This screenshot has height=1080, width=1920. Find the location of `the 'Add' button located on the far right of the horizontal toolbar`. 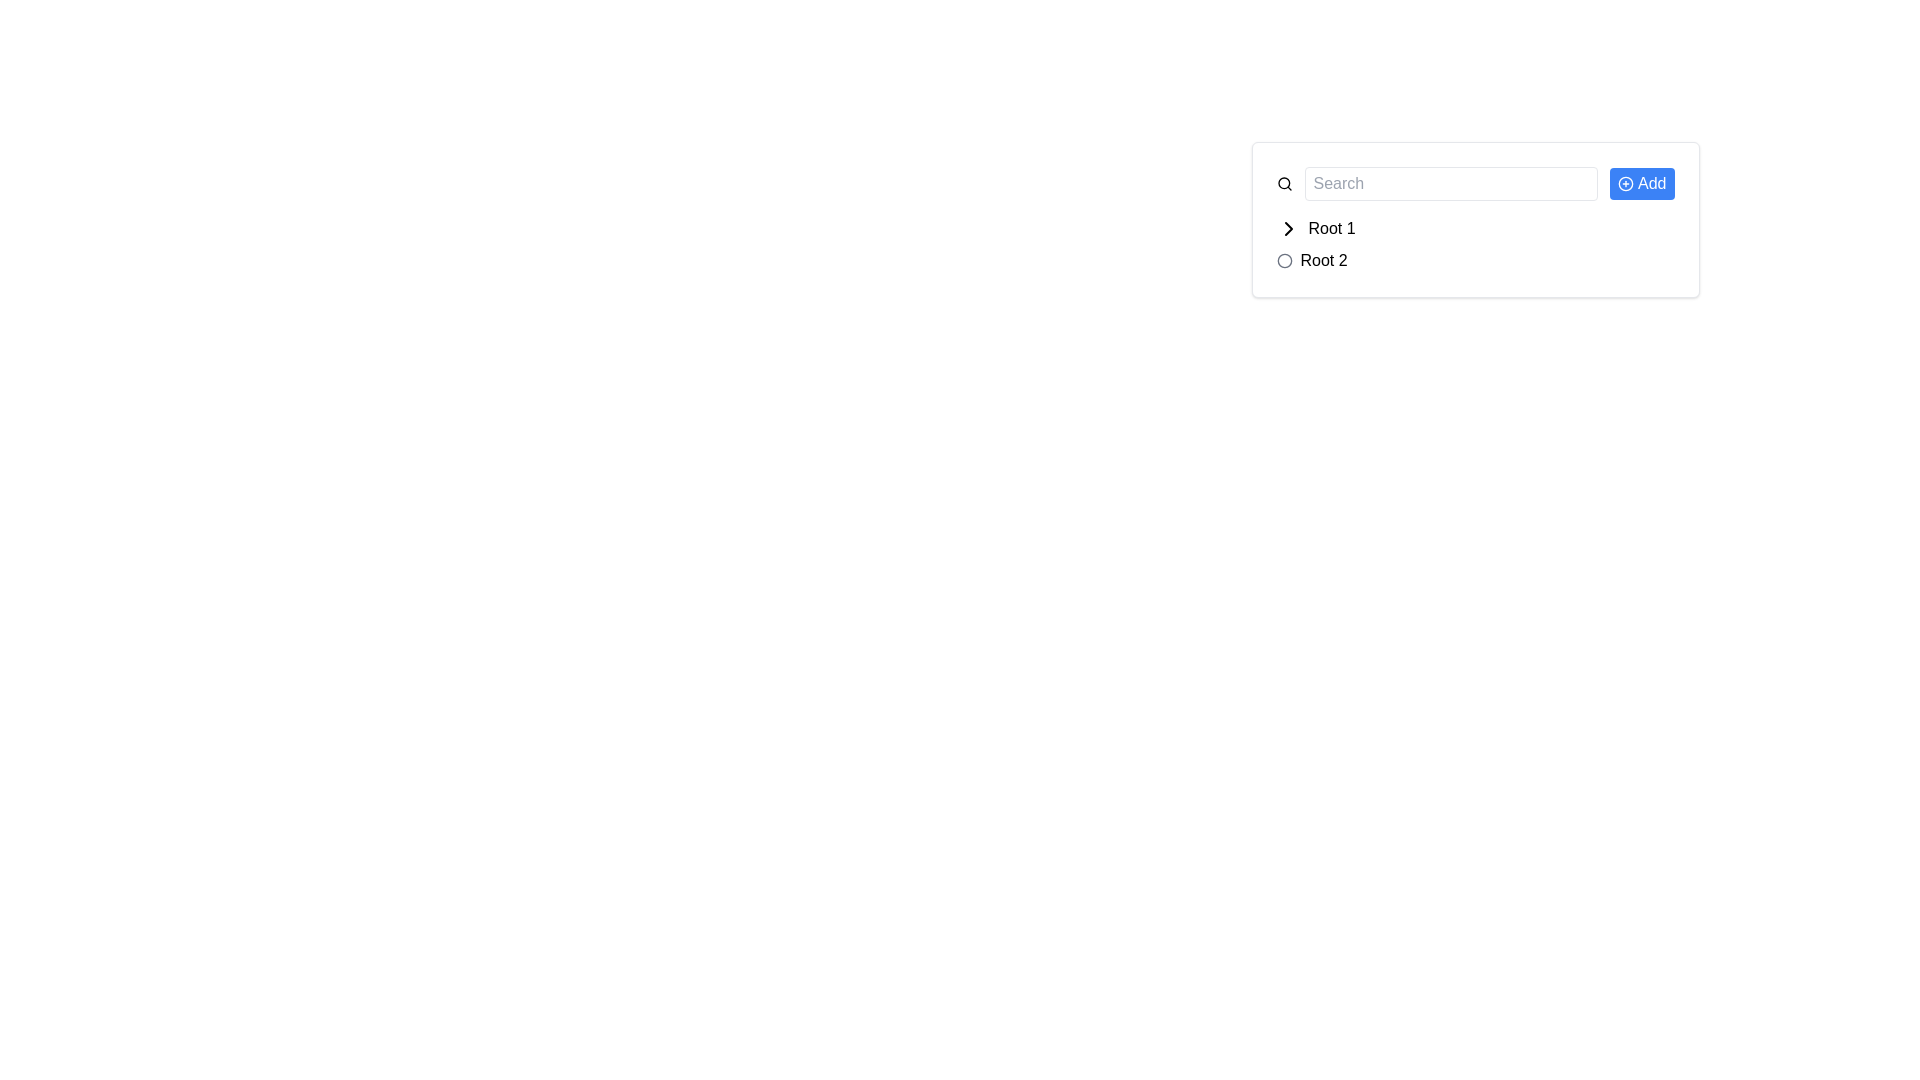

the 'Add' button located on the far right of the horizontal toolbar is located at coordinates (1642, 184).